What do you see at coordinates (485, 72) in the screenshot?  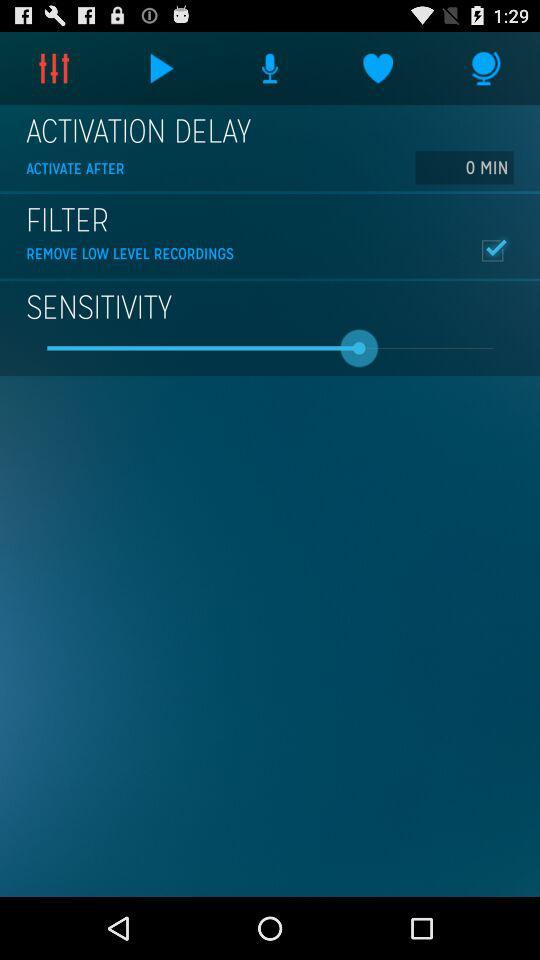 I see `the microphone icon` at bounding box center [485, 72].